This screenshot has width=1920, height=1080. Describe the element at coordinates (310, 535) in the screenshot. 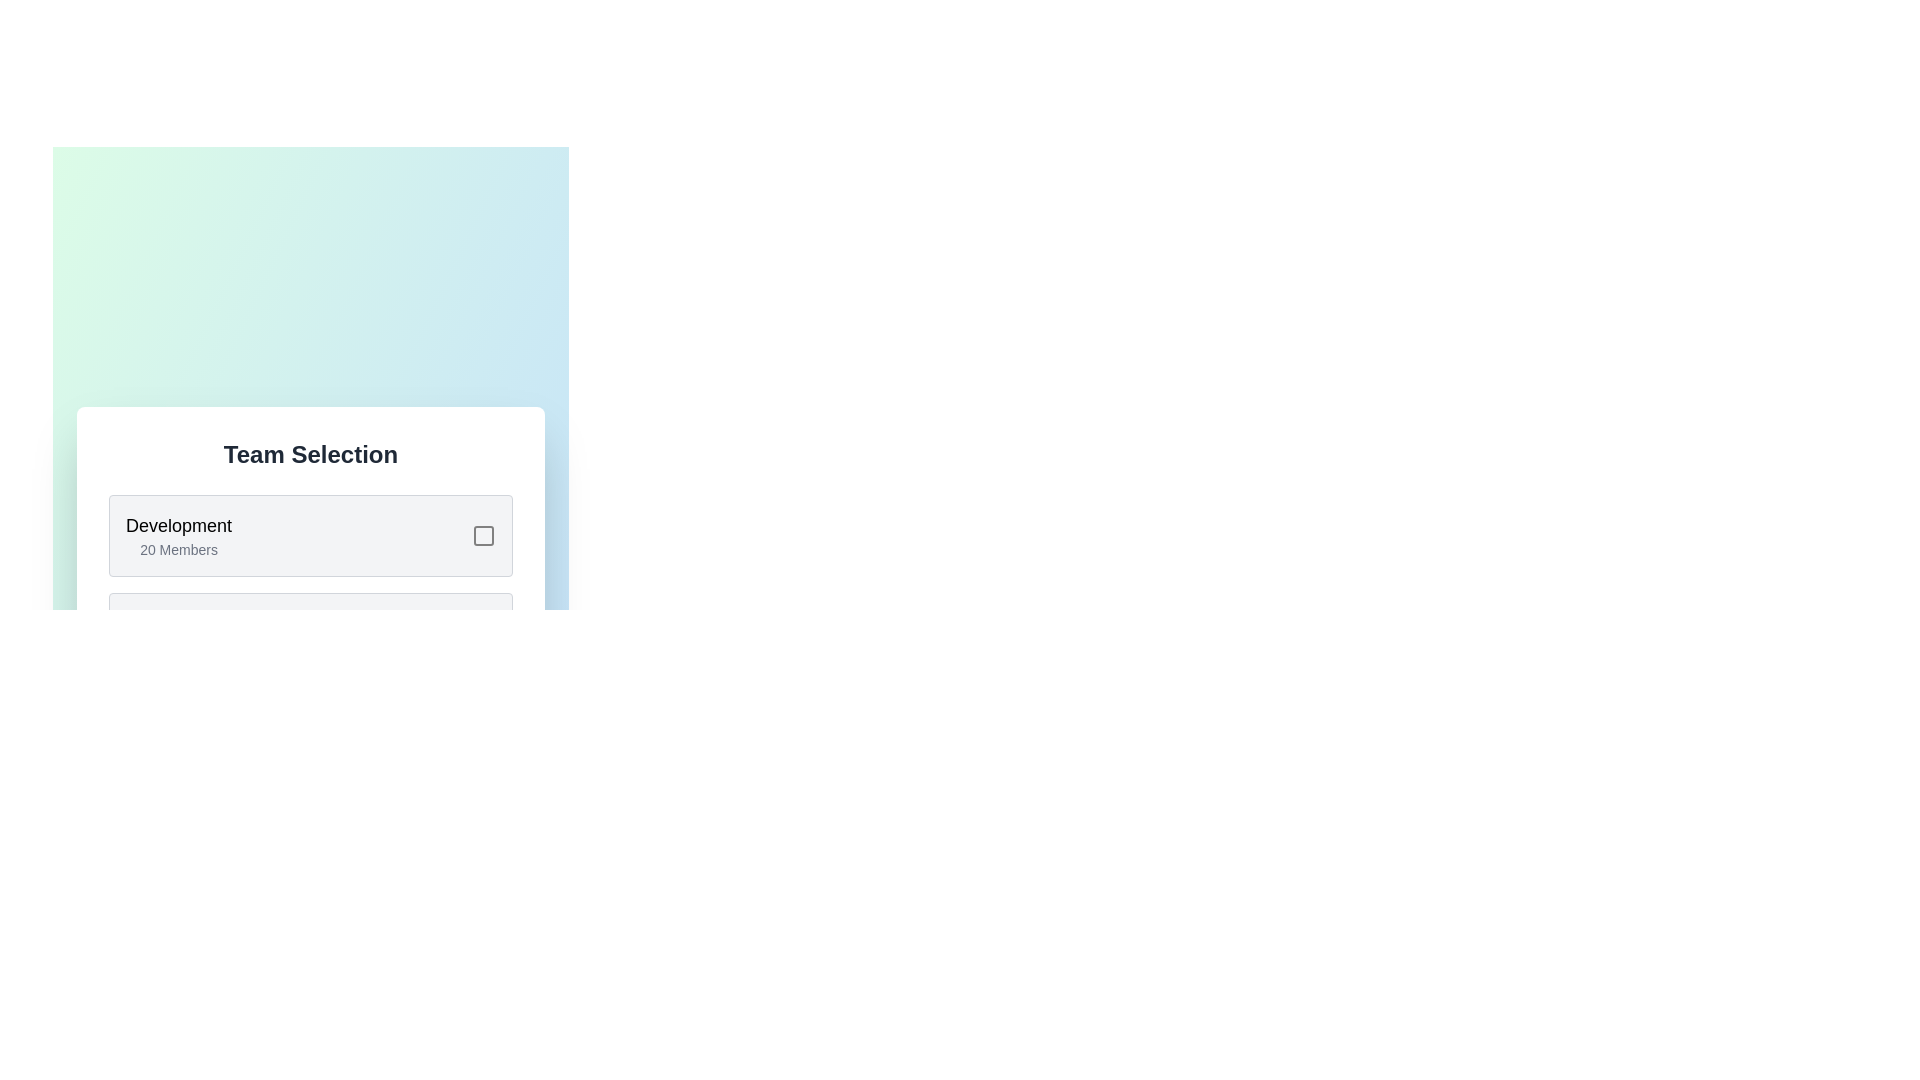

I see `the team card for Development to observe the hover effect` at that location.